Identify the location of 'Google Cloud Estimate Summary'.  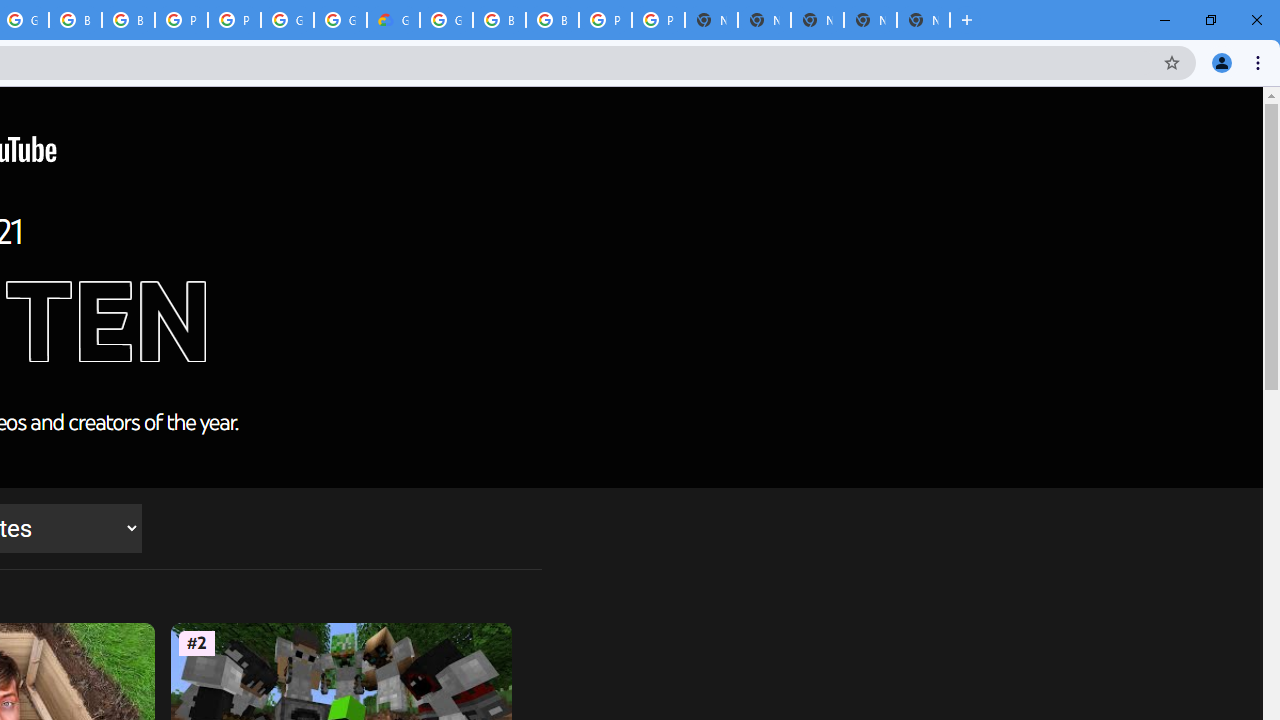
(393, 20).